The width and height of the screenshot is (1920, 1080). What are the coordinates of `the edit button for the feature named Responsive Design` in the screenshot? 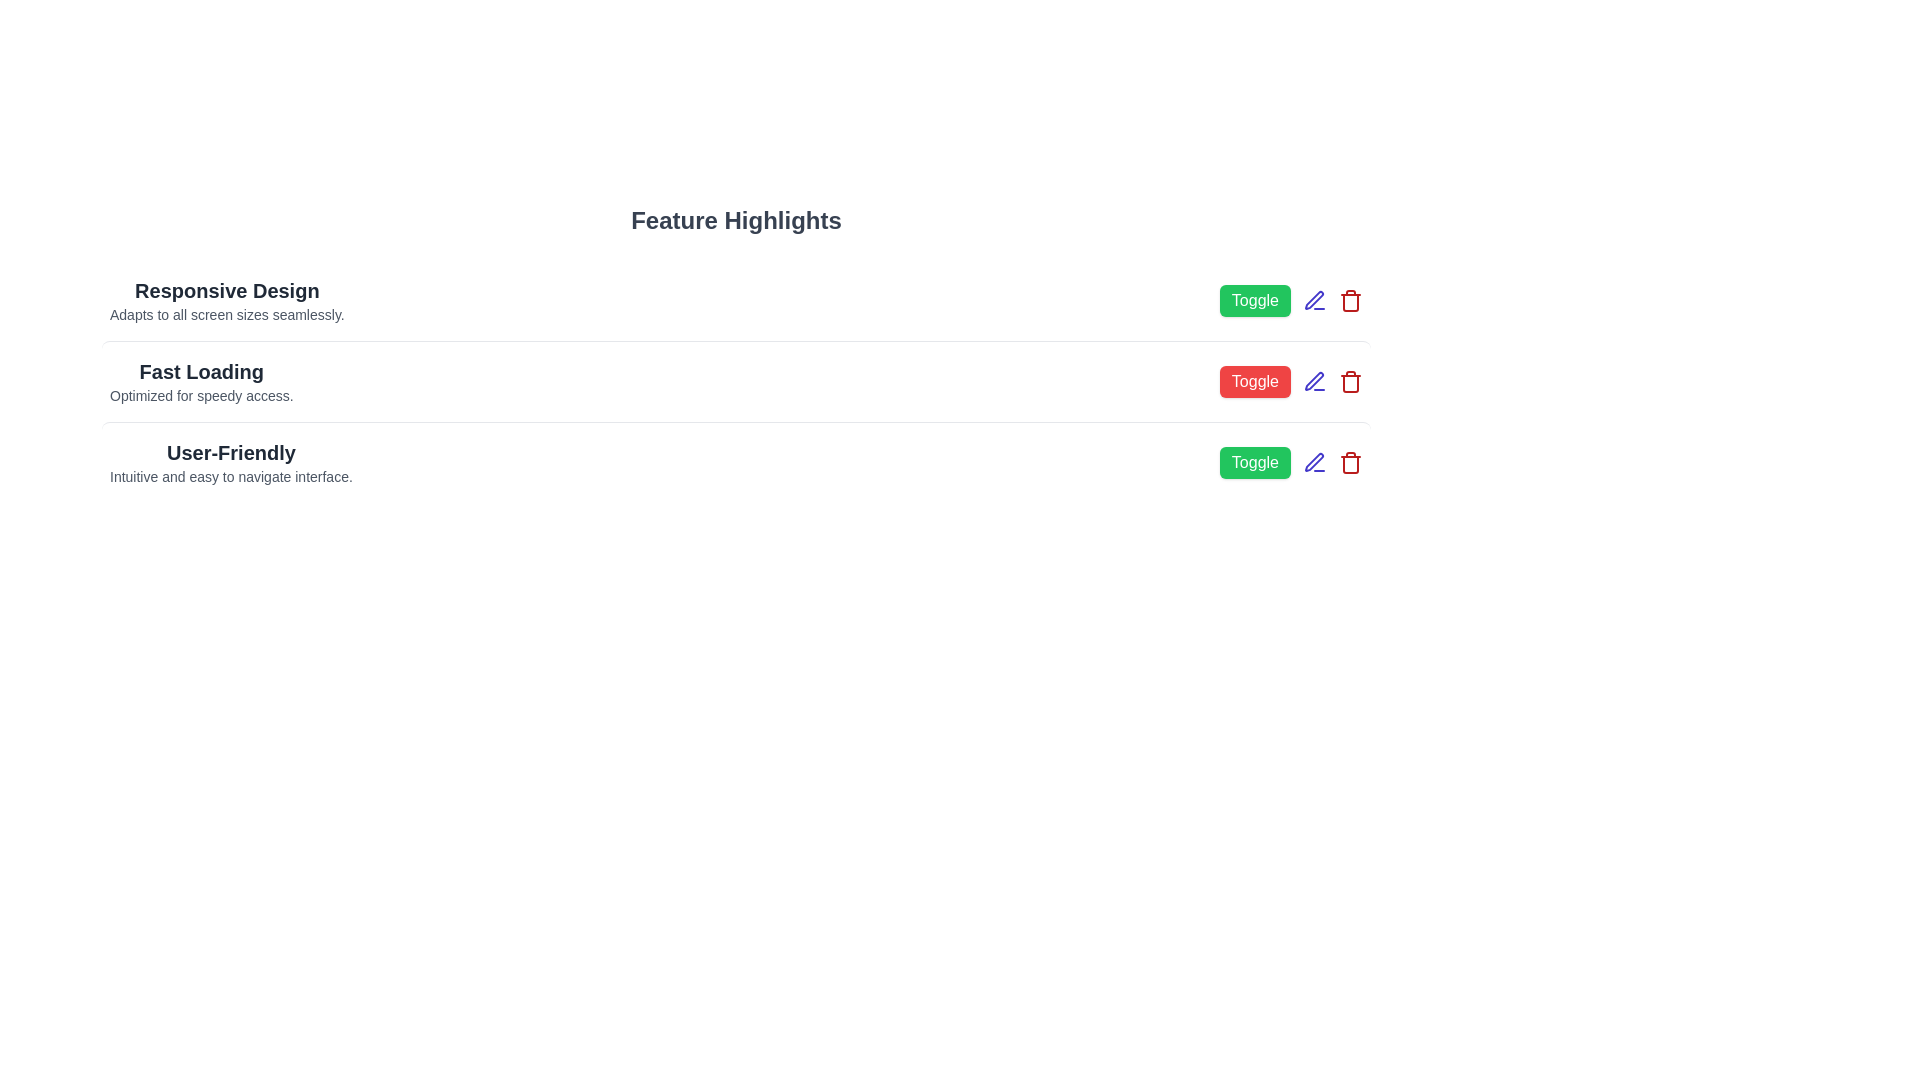 It's located at (1315, 300).